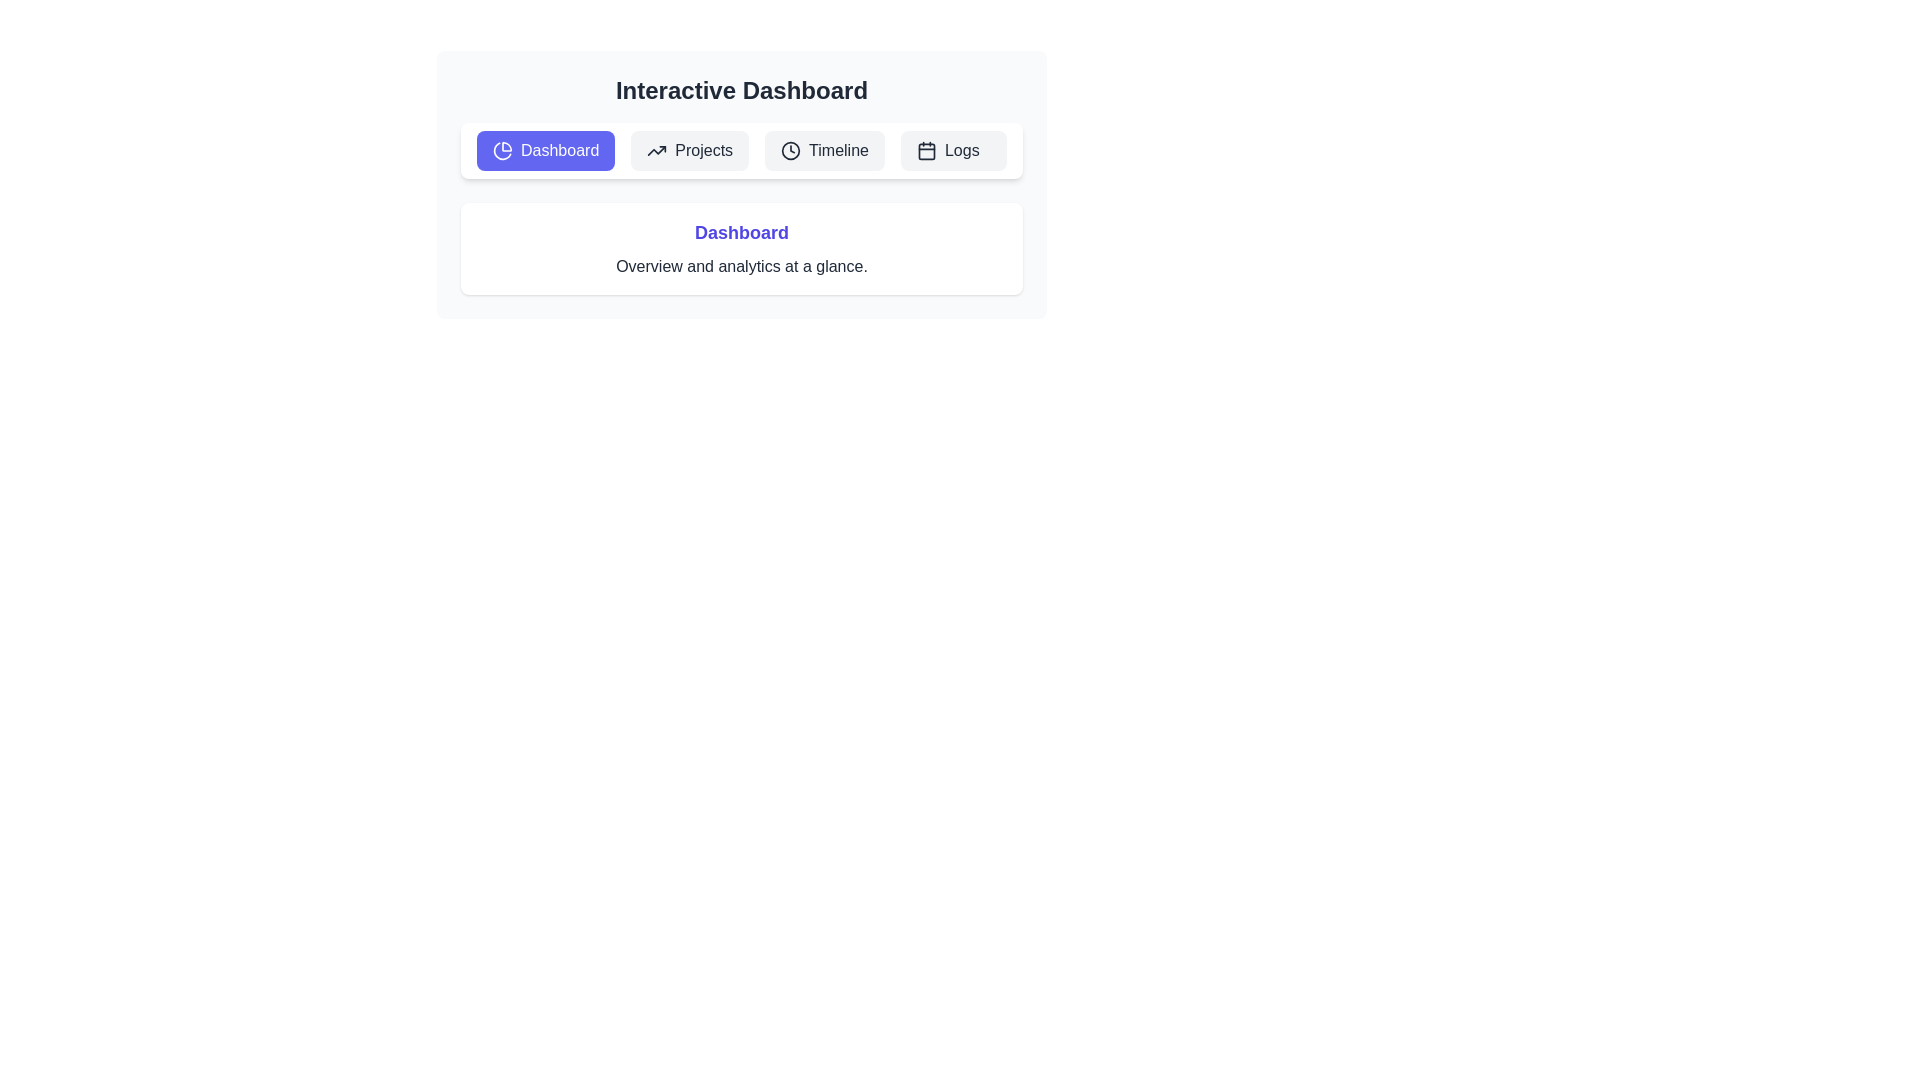 The width and height of the screenshot is (1920, 1080). I want to click on the Icon that symbolizes trends or growth located within the 'Projects' navigation button, positioned to the left of the text 'Projects', so click(657, 149).